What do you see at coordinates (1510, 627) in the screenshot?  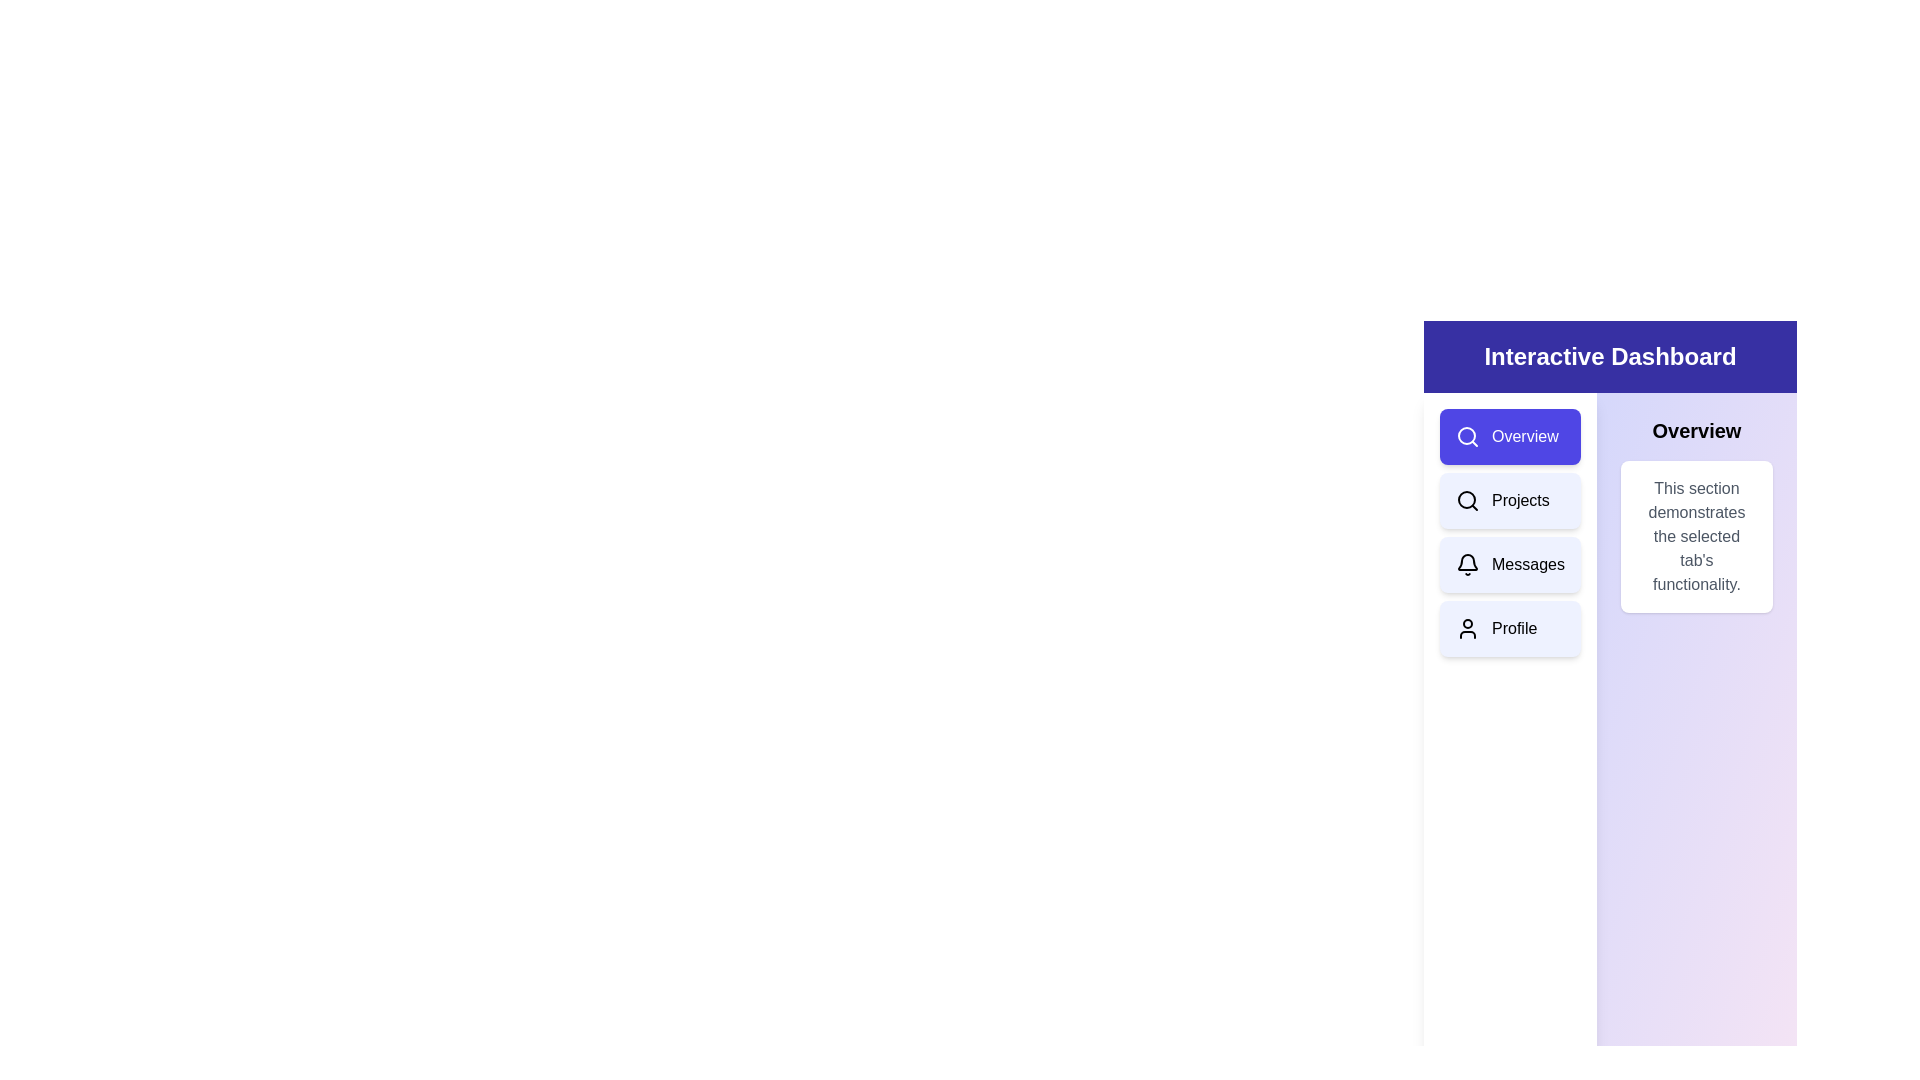 I see `the fourth button in the vertical list of menu buttons located in the left sidebar` at bounding box center [1510, 627].